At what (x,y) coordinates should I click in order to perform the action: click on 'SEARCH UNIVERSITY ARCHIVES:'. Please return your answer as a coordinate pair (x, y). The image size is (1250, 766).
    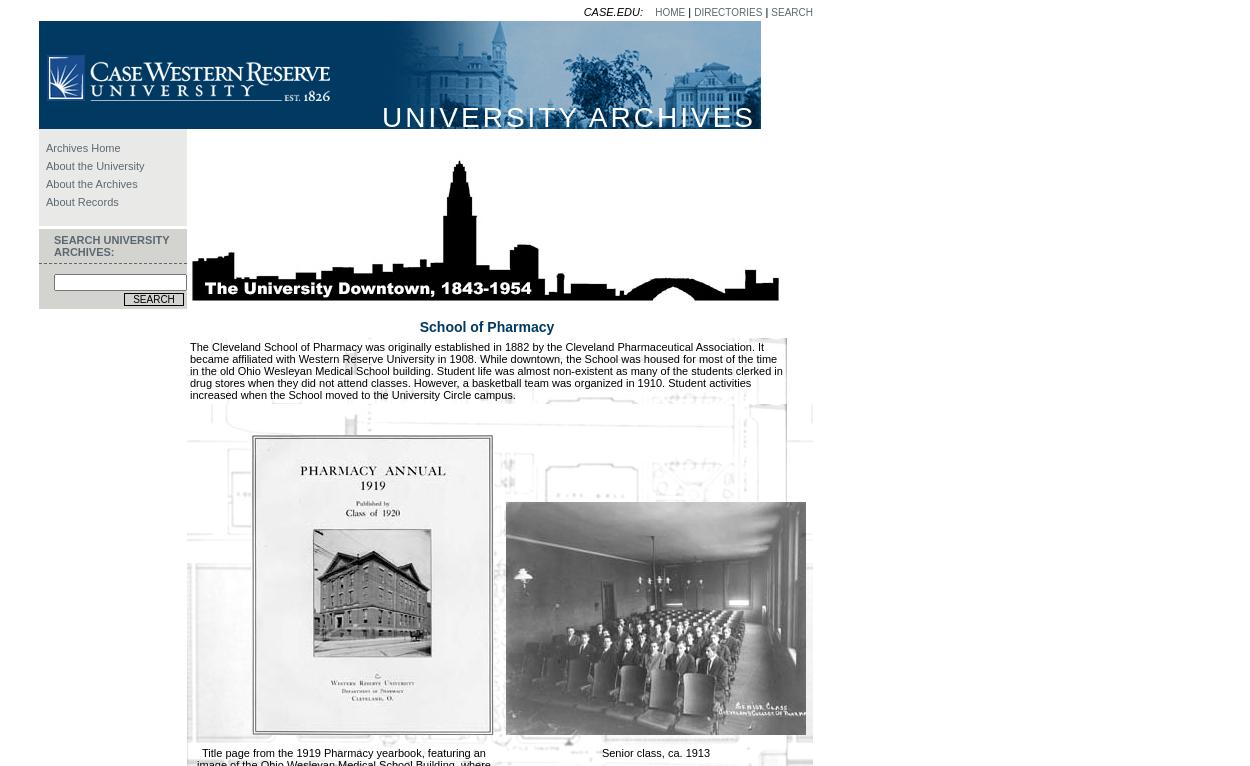
    Looking at the image, I should click on (110, 244).